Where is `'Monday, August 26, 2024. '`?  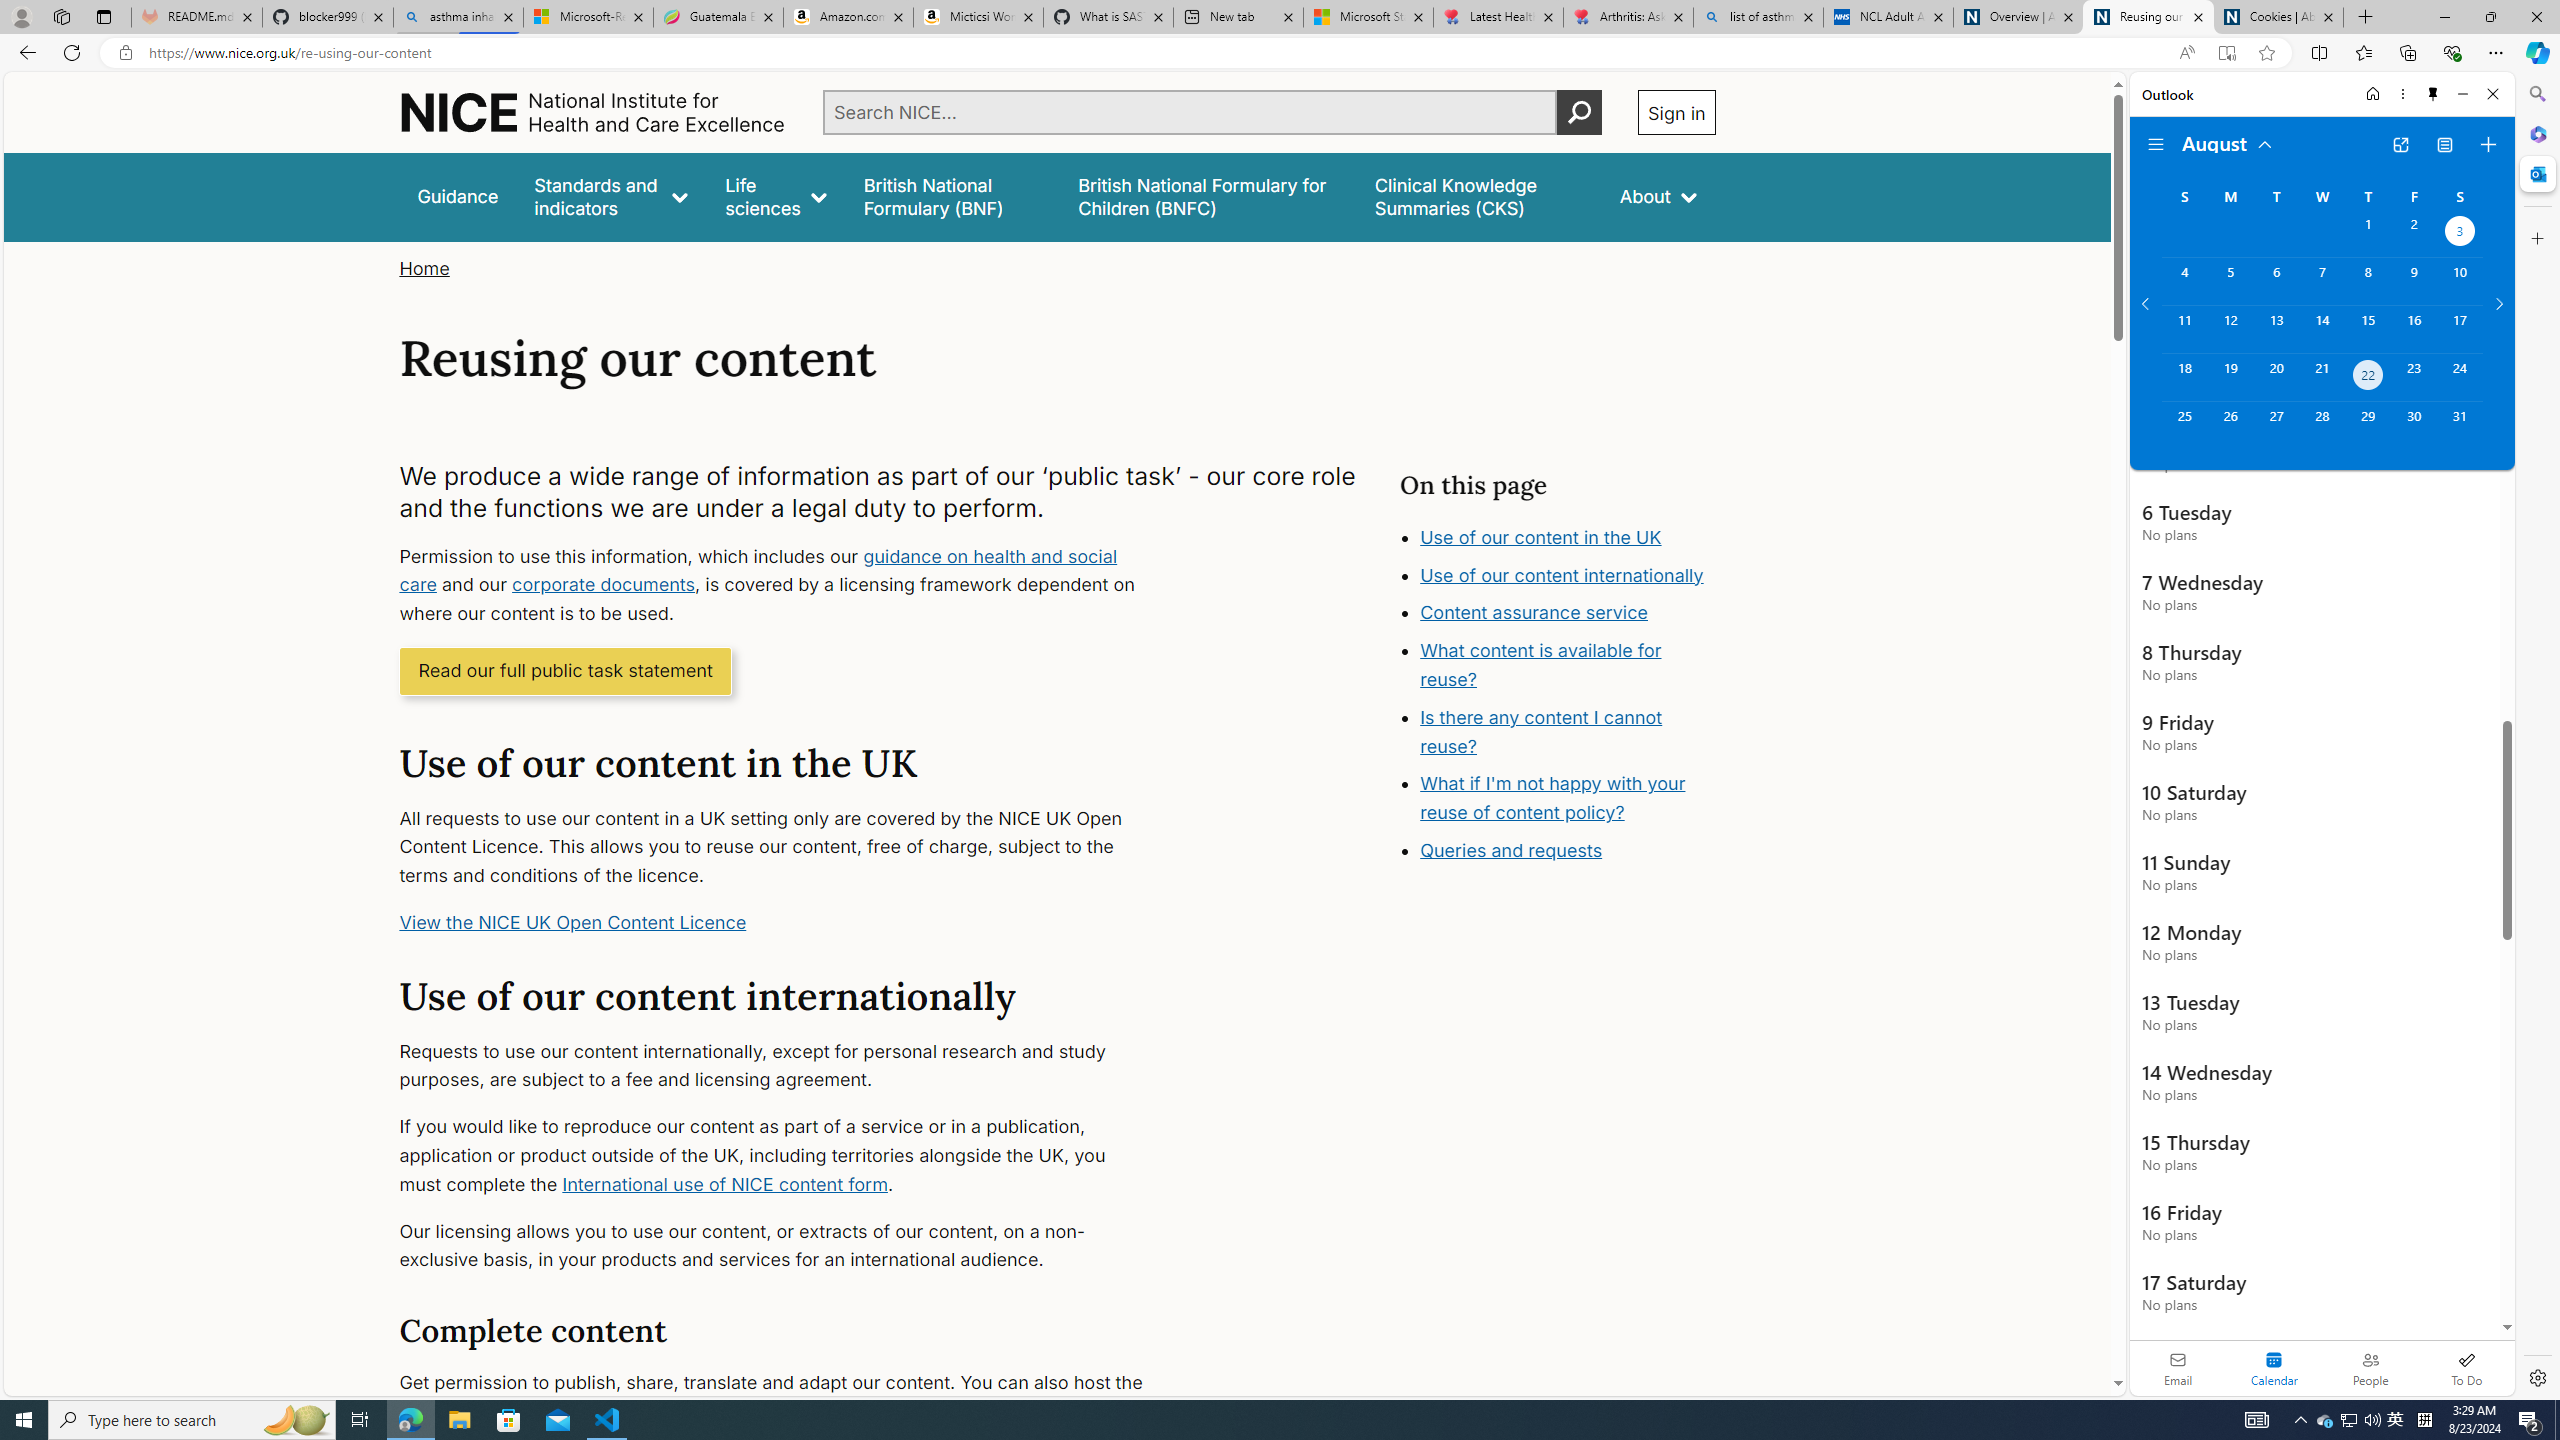
'Monday, August 26, 2024. ' is located at coordinates (2229, 425).